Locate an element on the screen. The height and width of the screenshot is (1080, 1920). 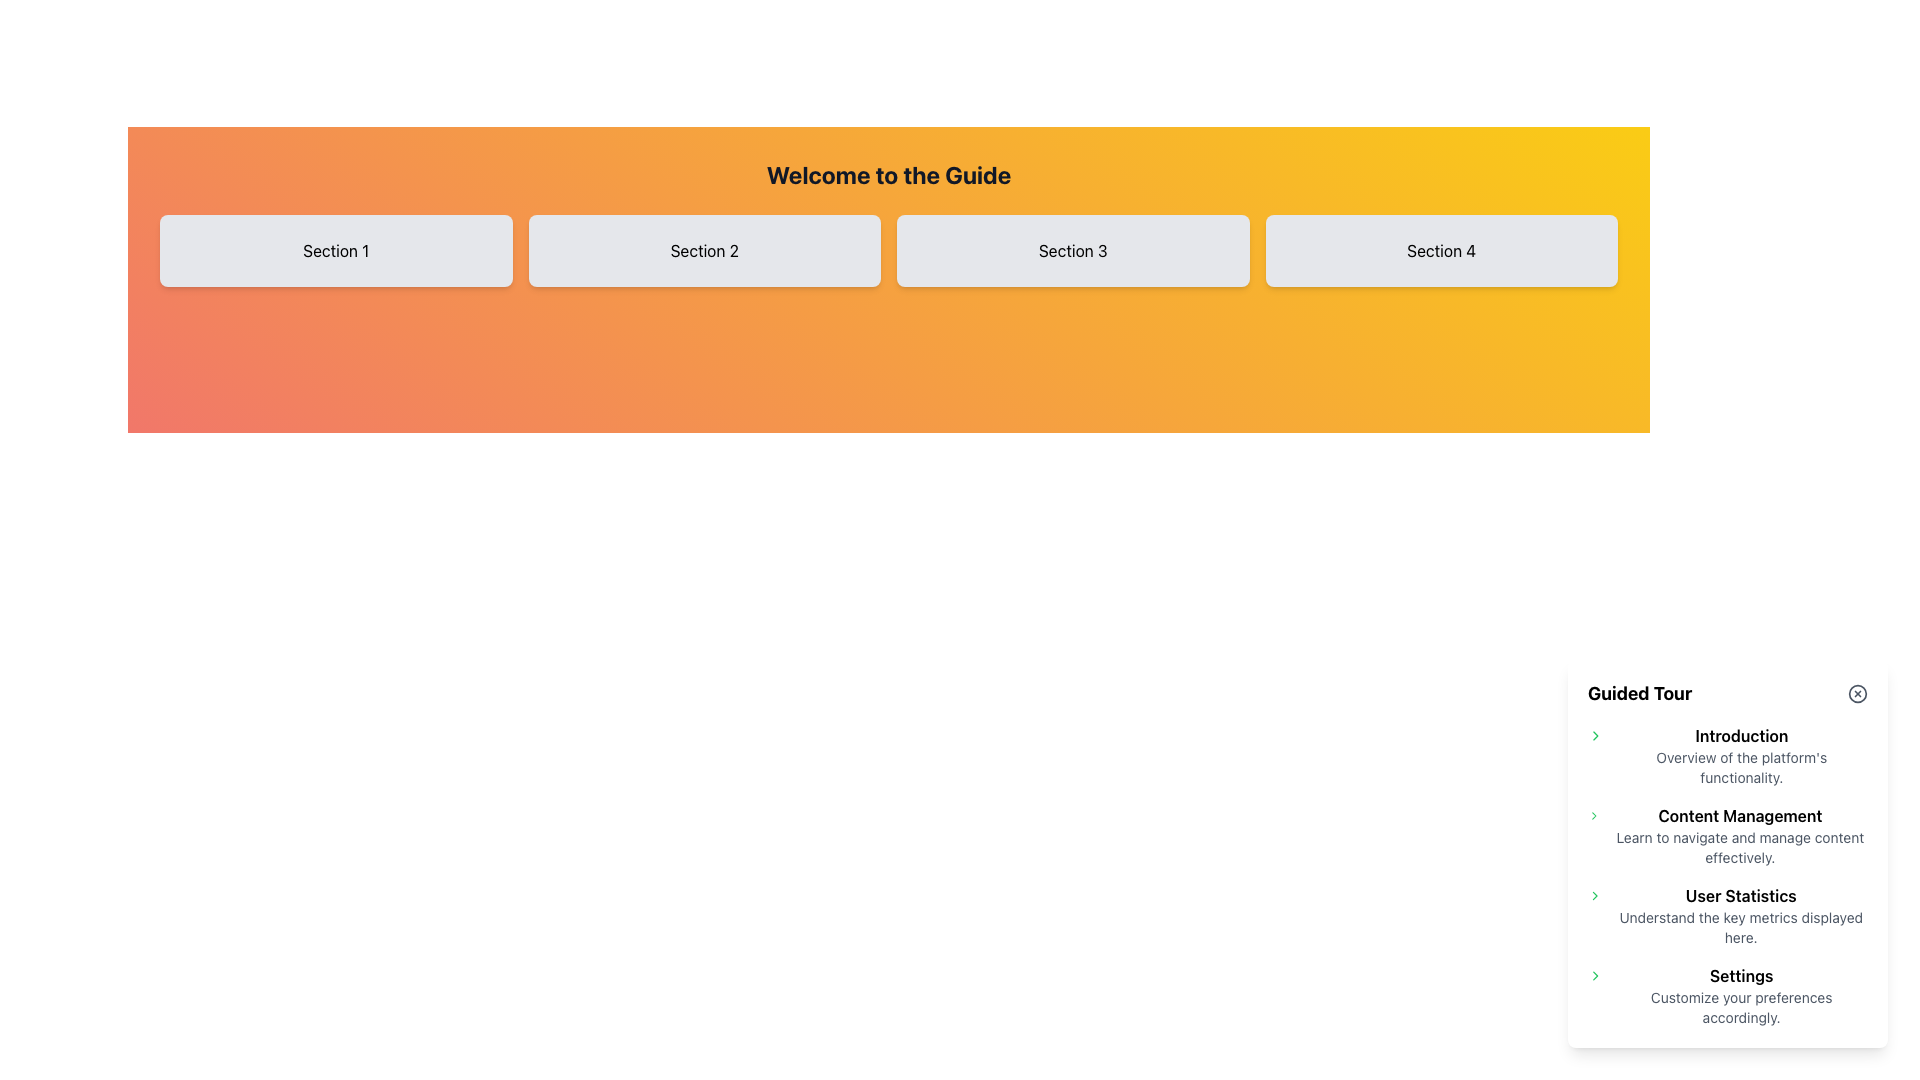
the text label that serves as a descriptive heading for the 'Guided Tour' section, positioned below 'Introduction' and above 'User Statistics' is located at coordinates (1739, 816).